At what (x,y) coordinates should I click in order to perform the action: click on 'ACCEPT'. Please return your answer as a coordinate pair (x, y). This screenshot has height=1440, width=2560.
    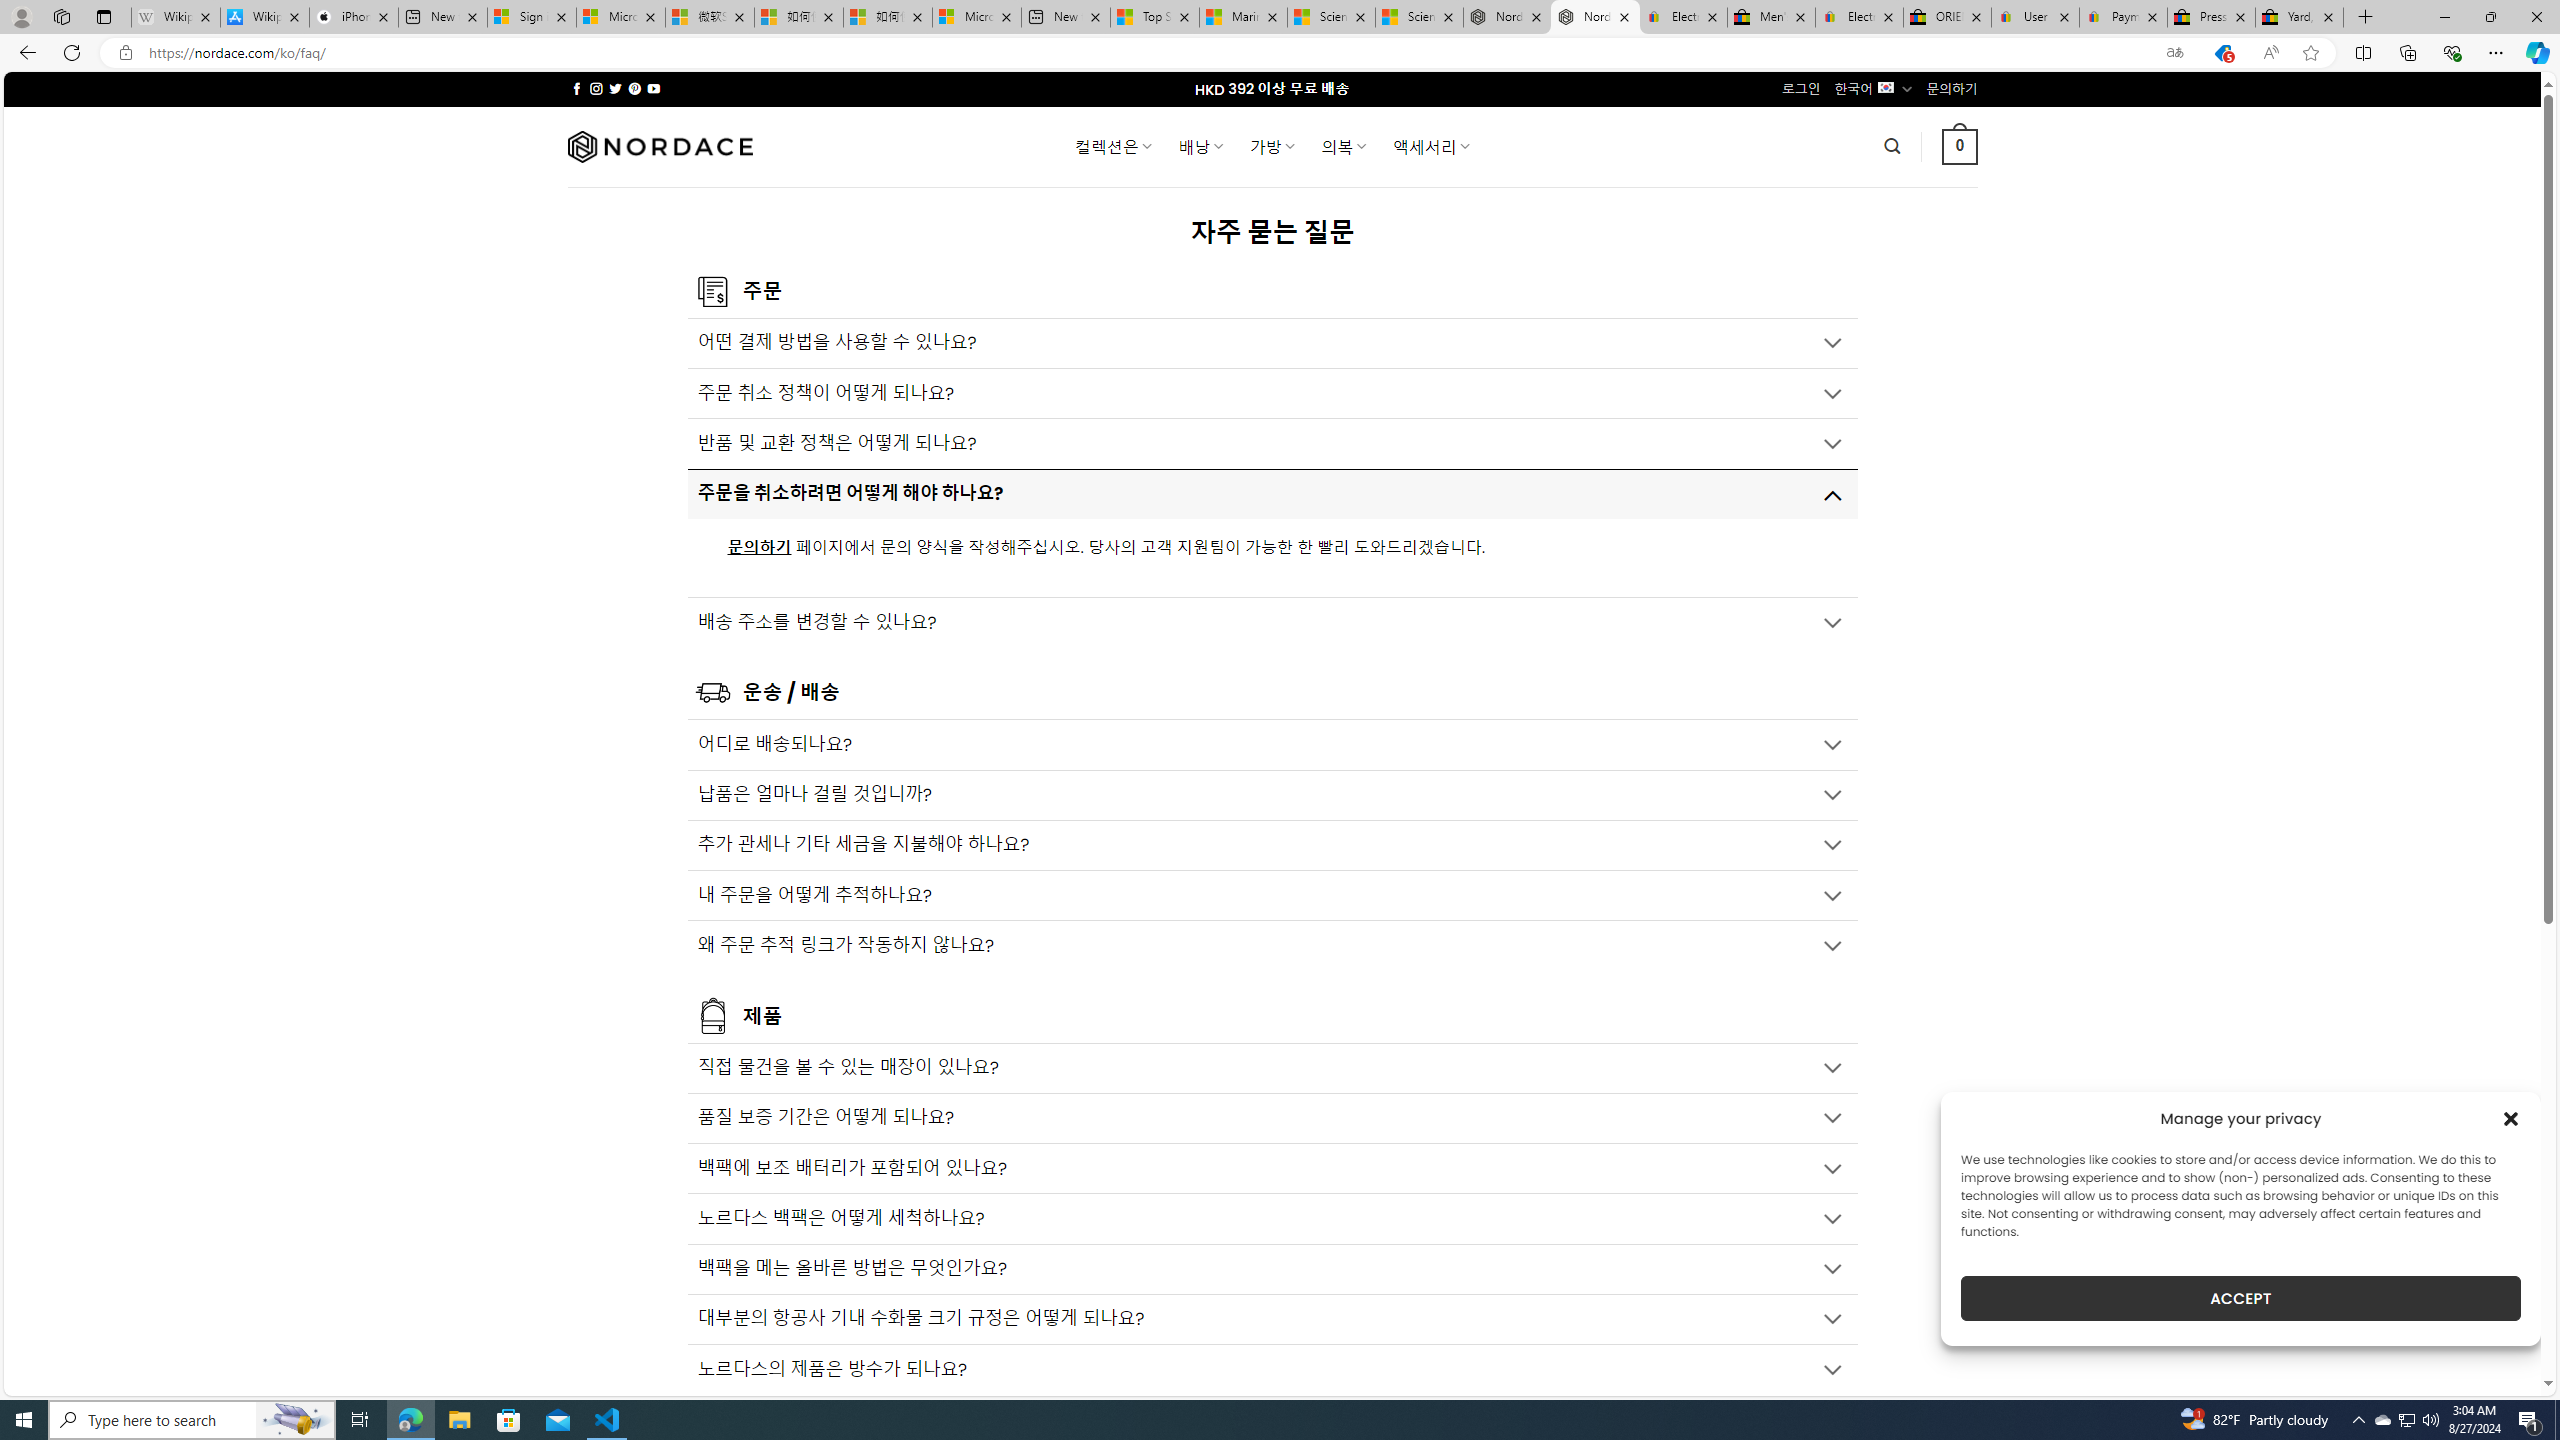
    Looking at the image, I should click on (2241, 1298).